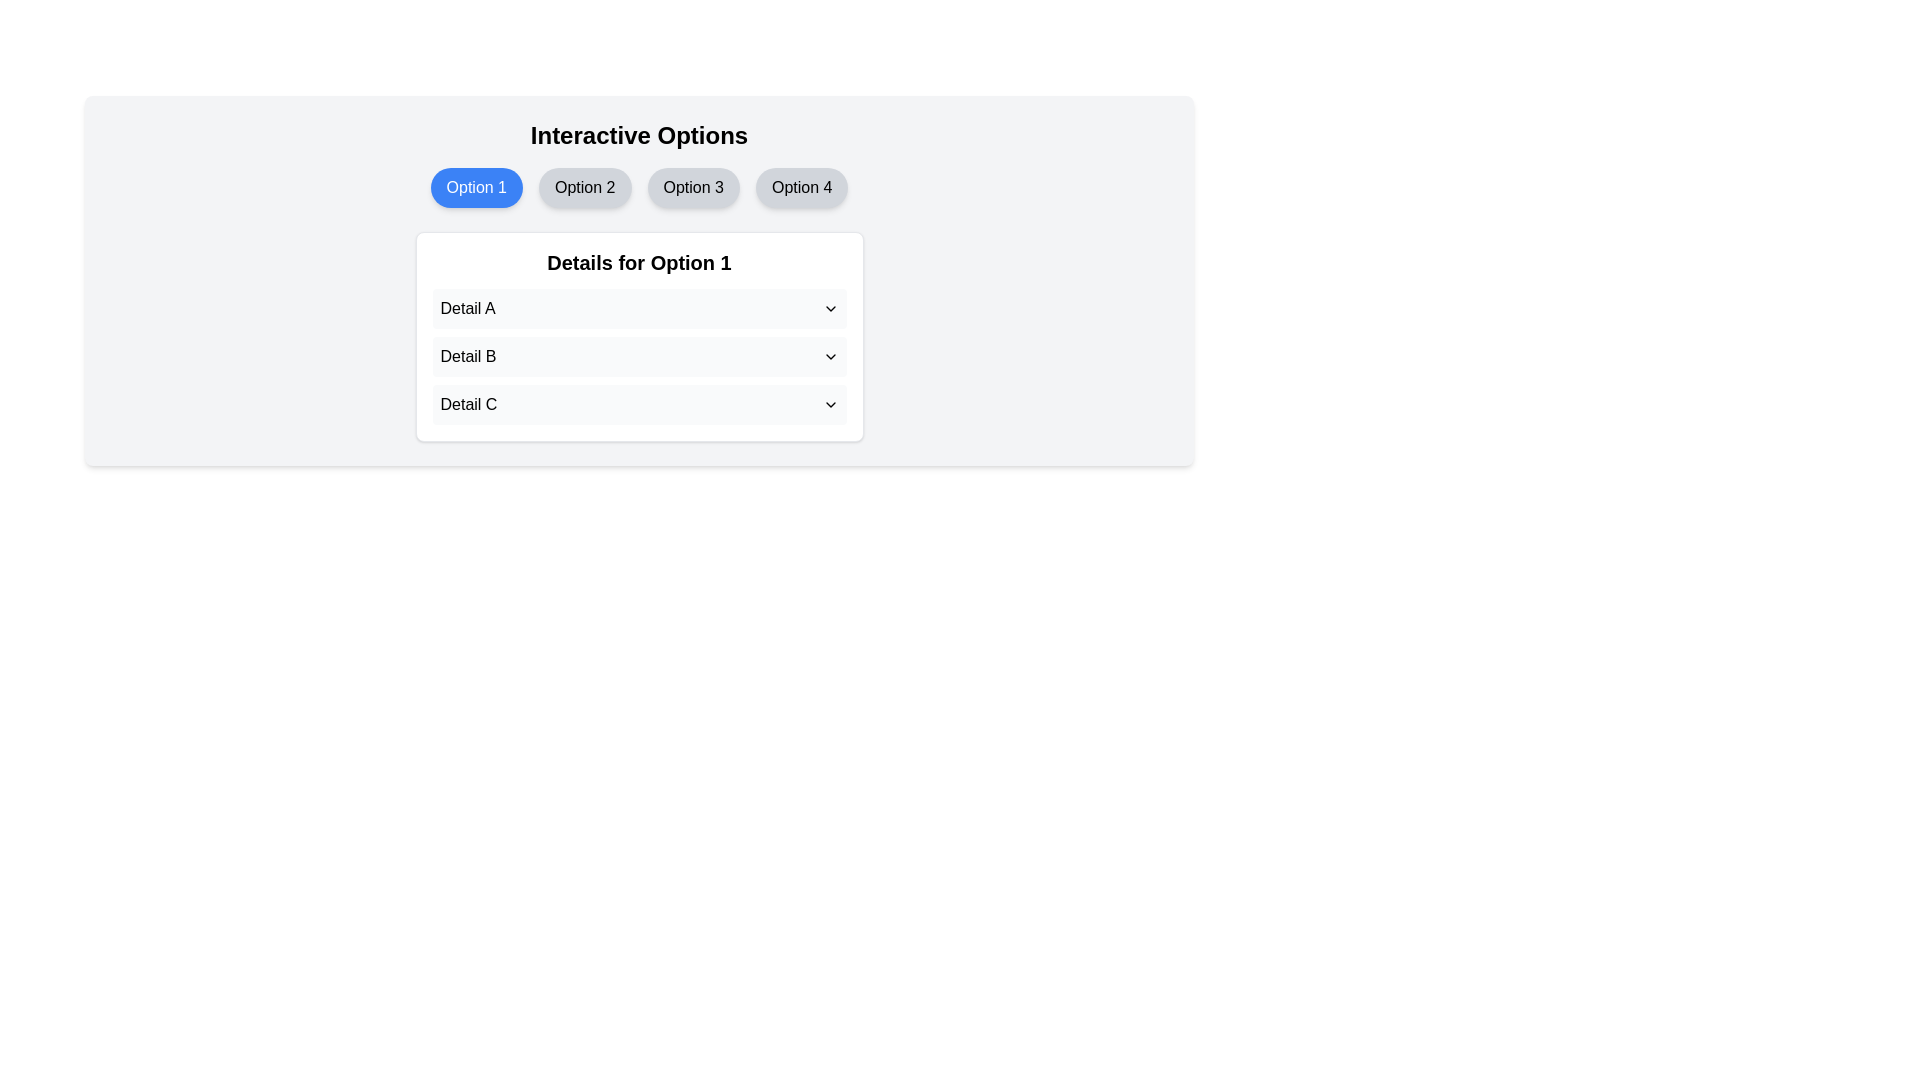 Image resolution: width=1920 pixels, height=1080 pixels. I want to click on the text label that serves as the title for the group of interactive options located at the top of the section, so click(638, 135).